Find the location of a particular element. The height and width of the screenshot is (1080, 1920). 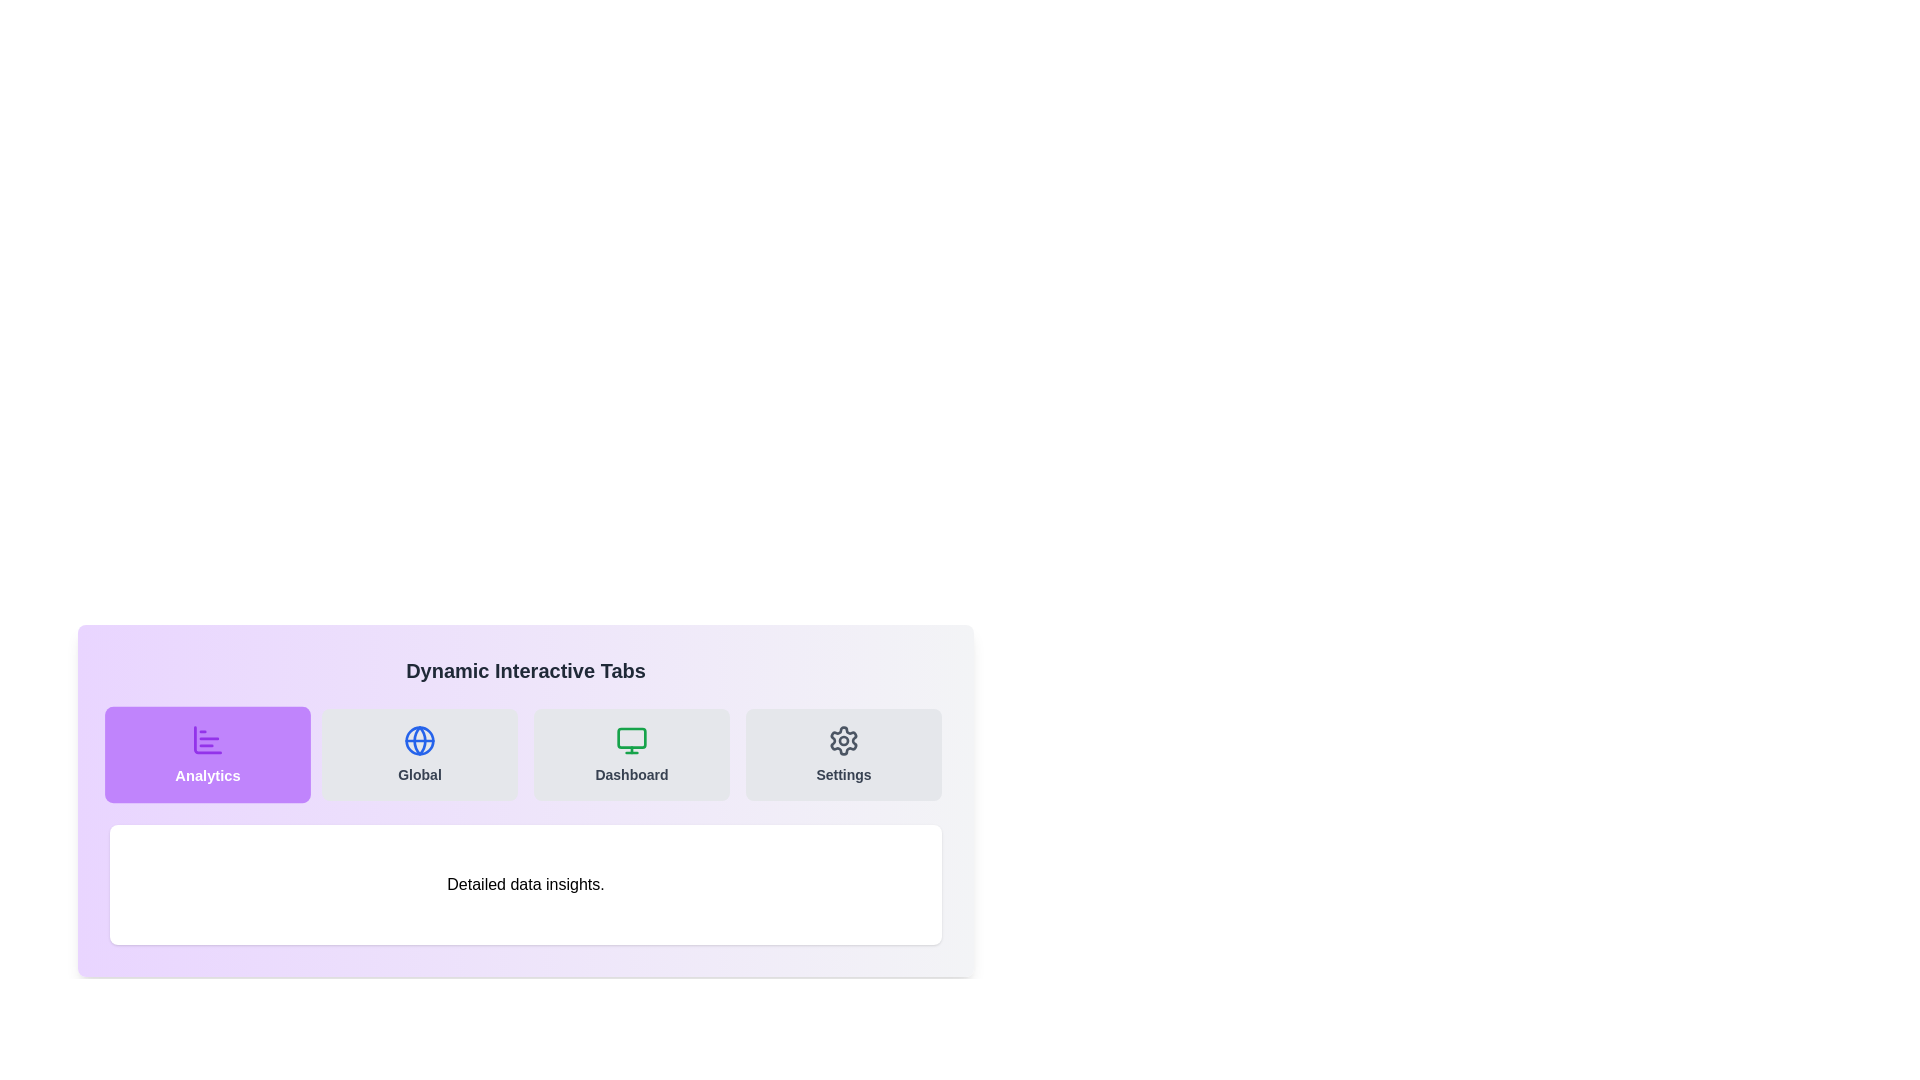

the navigation button located in the grid layout that redirects users to the 'Dashboard' section is located at coordinates (631, 755).